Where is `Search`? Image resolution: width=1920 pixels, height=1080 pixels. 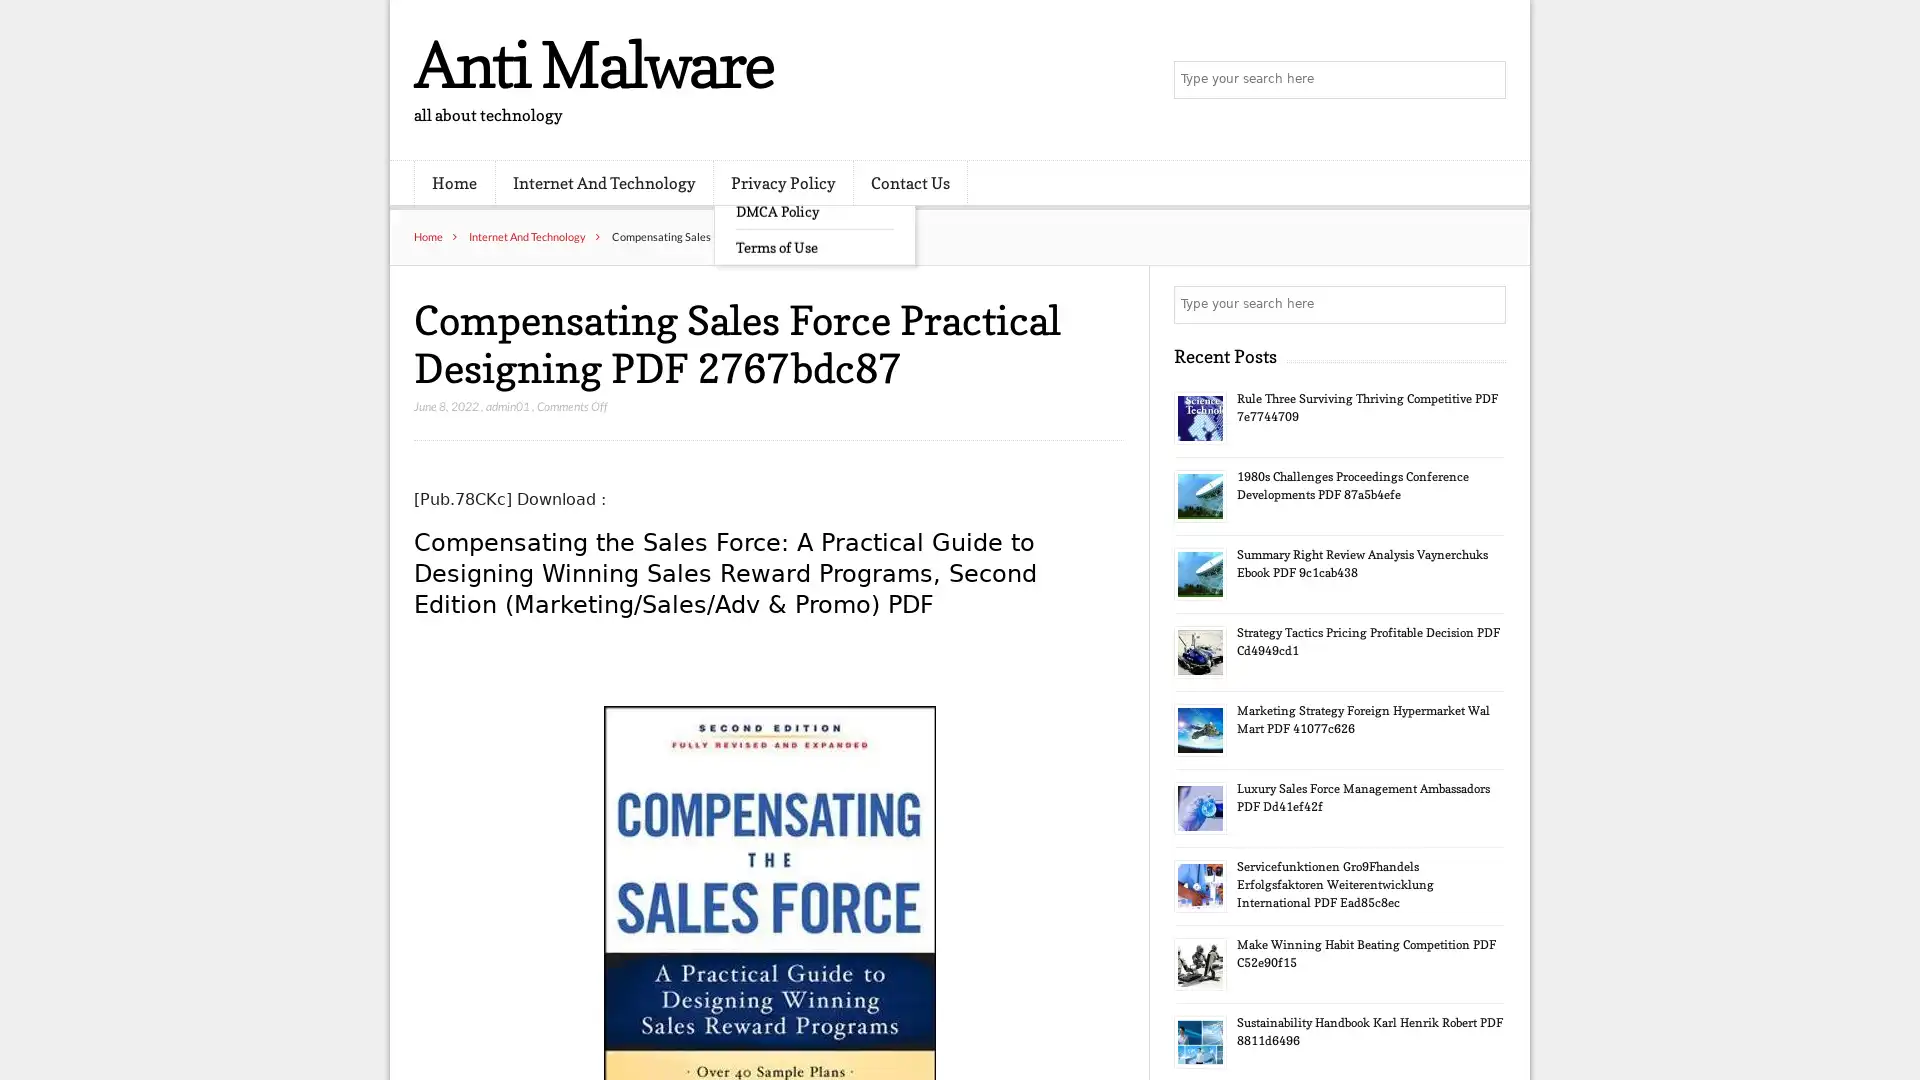
Search is located at coordinates (1485, 304).